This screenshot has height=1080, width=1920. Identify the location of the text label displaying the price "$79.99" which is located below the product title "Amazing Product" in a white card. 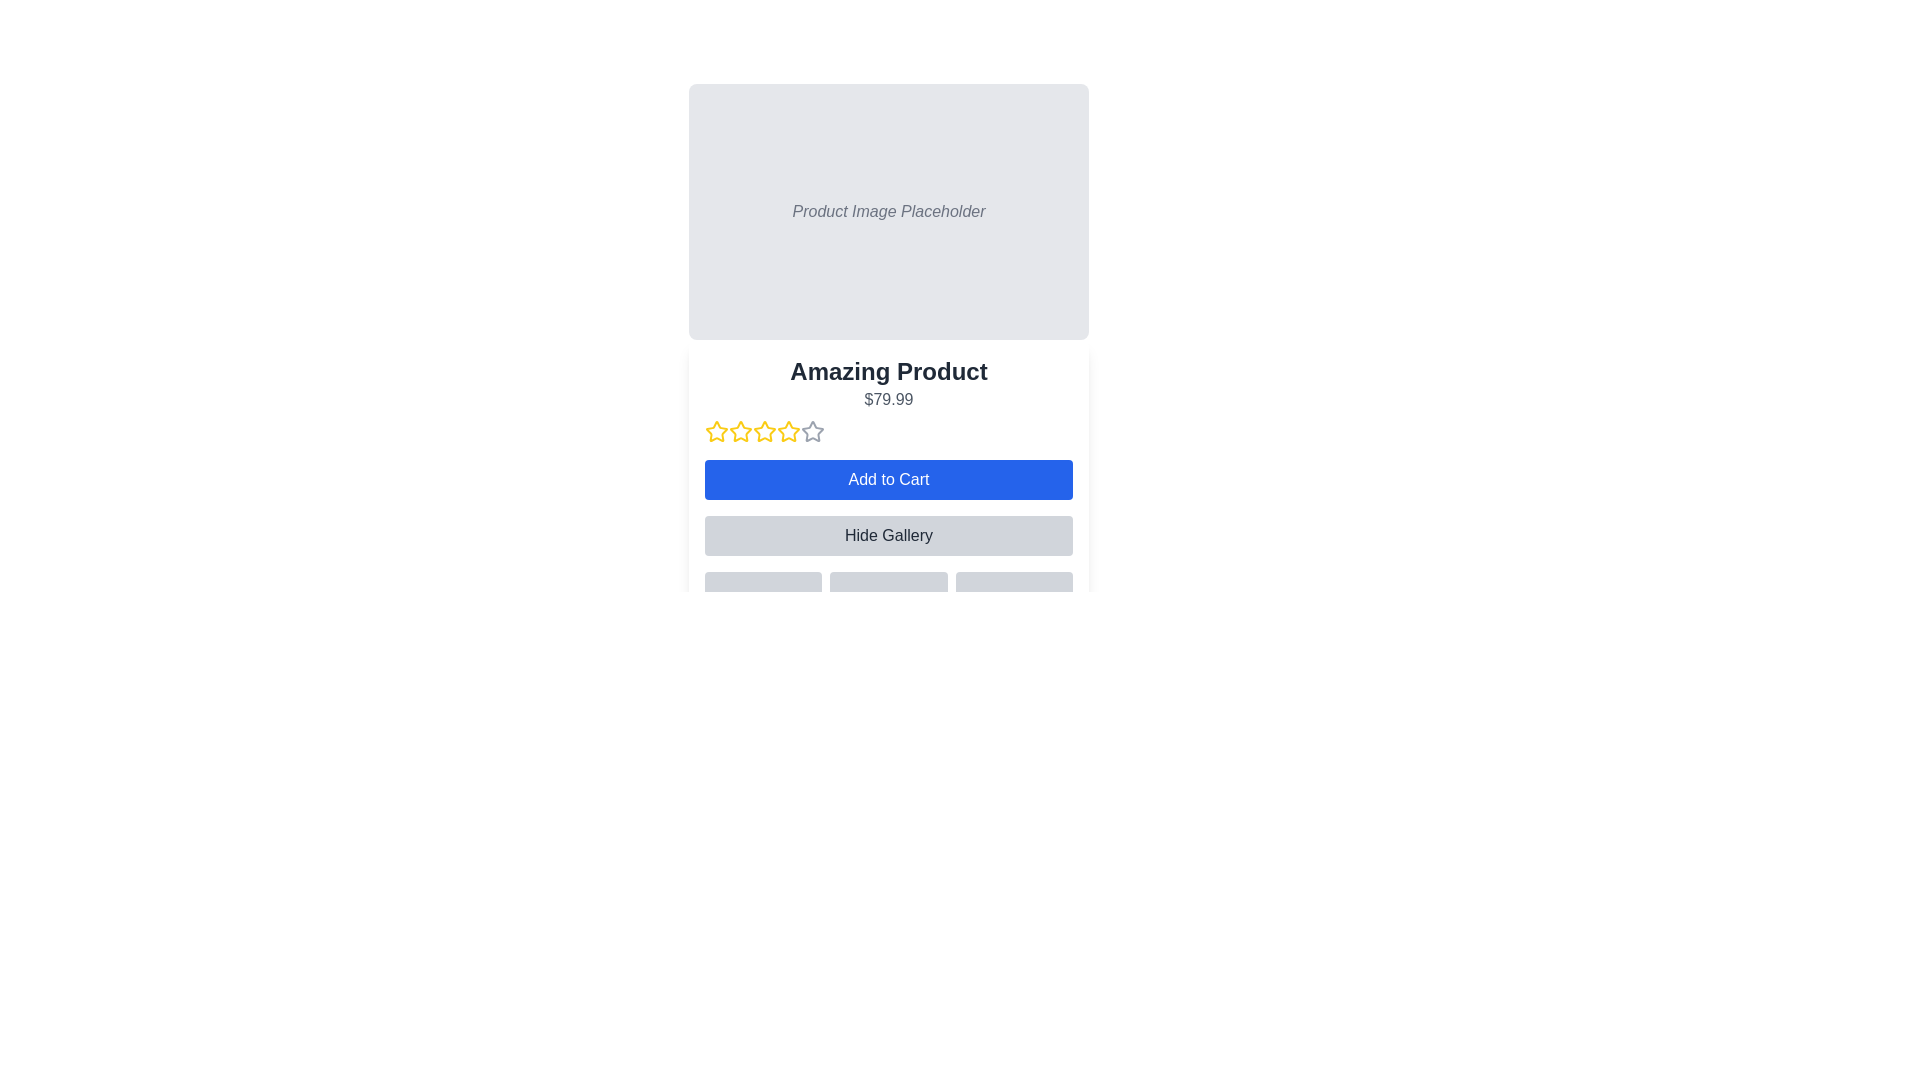
(887, 400).